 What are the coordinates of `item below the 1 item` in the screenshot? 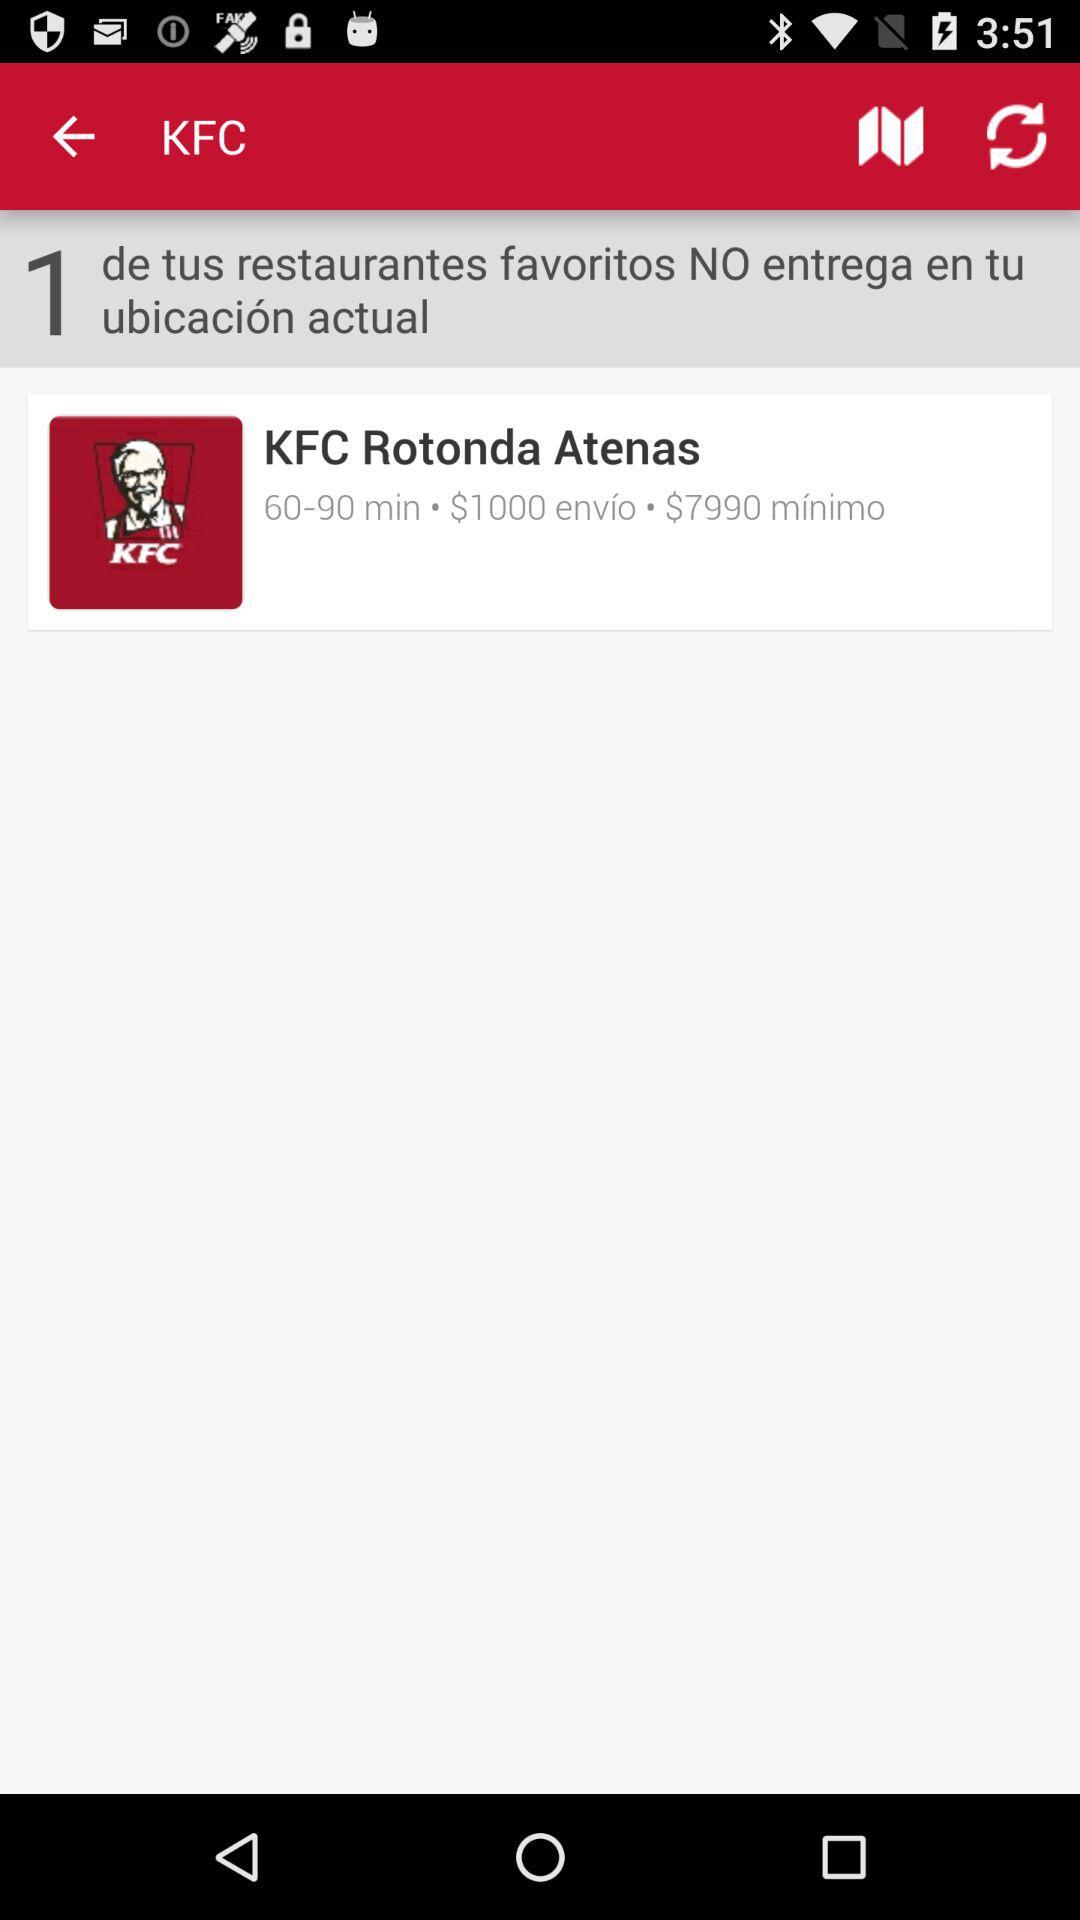 It's located at (540, 512).